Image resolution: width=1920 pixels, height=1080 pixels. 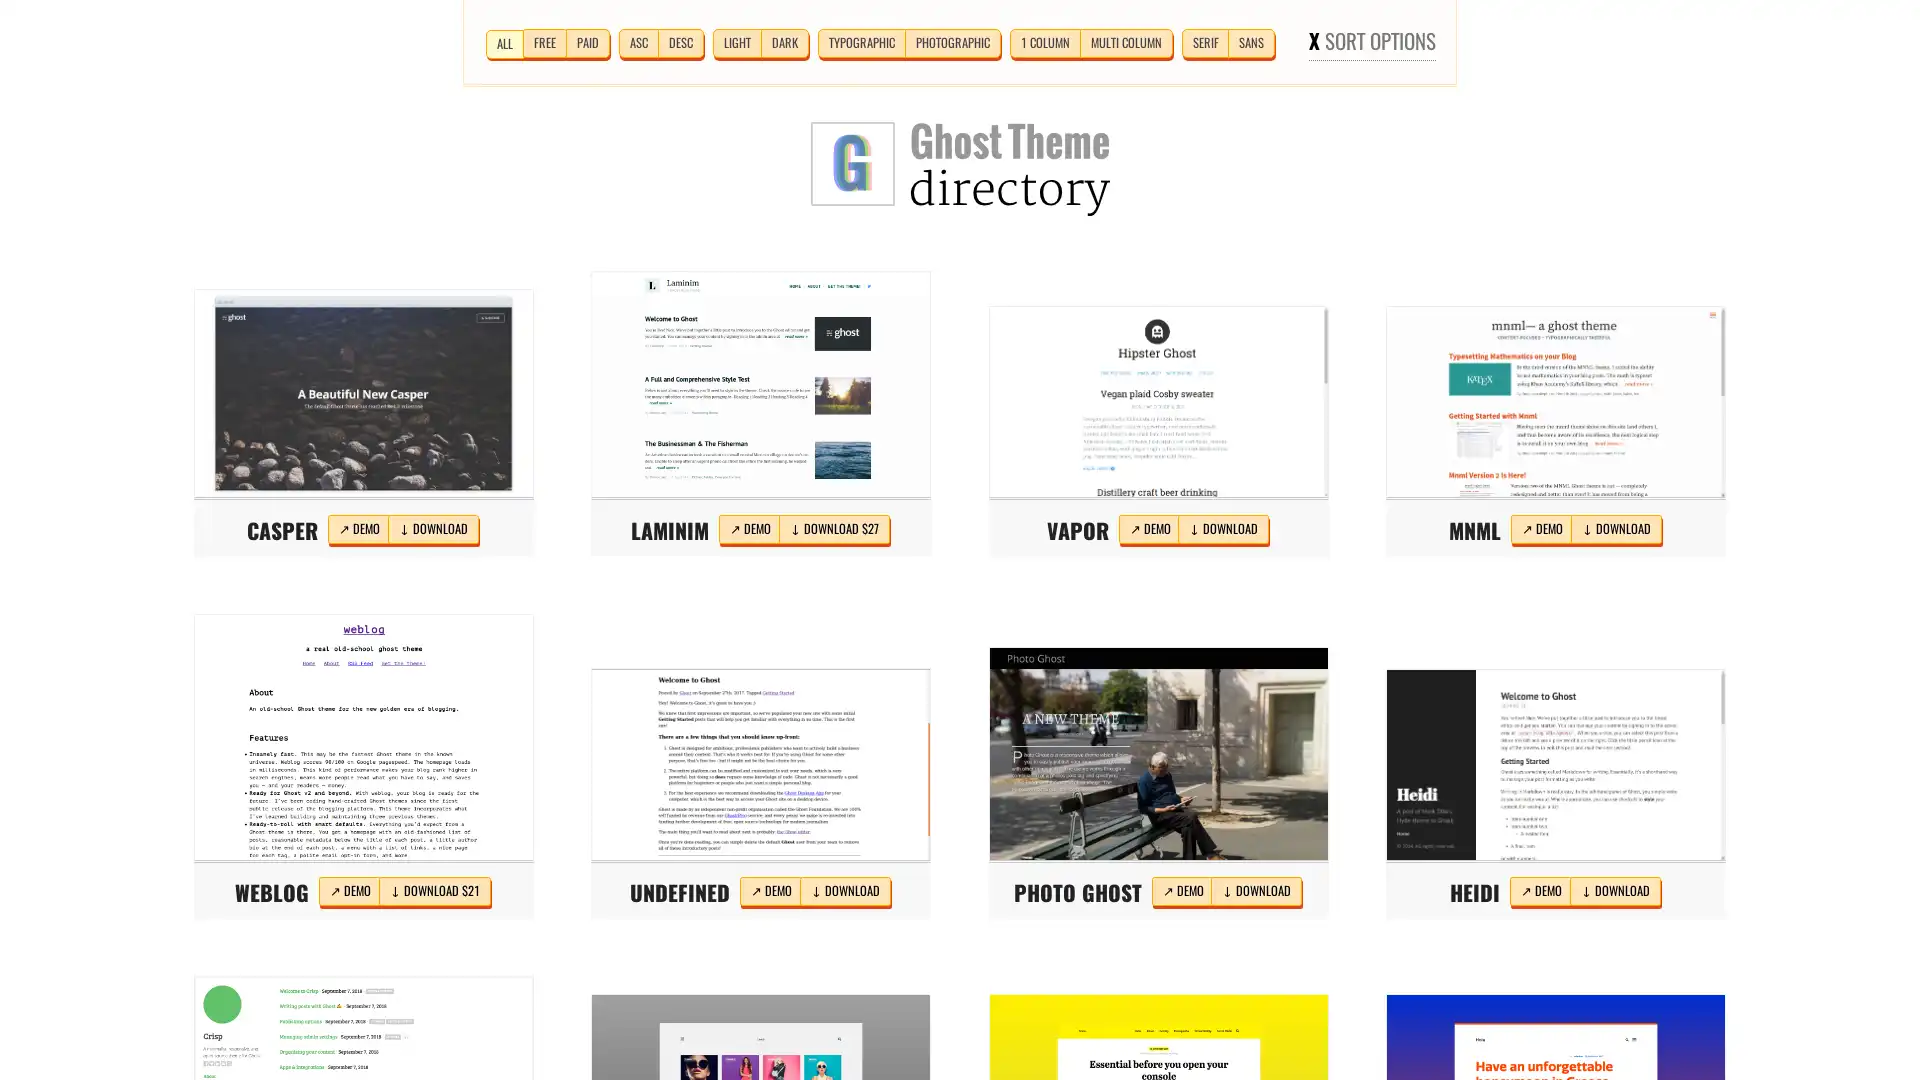 I want to click on LIGHT, so click(x=735, y=42).